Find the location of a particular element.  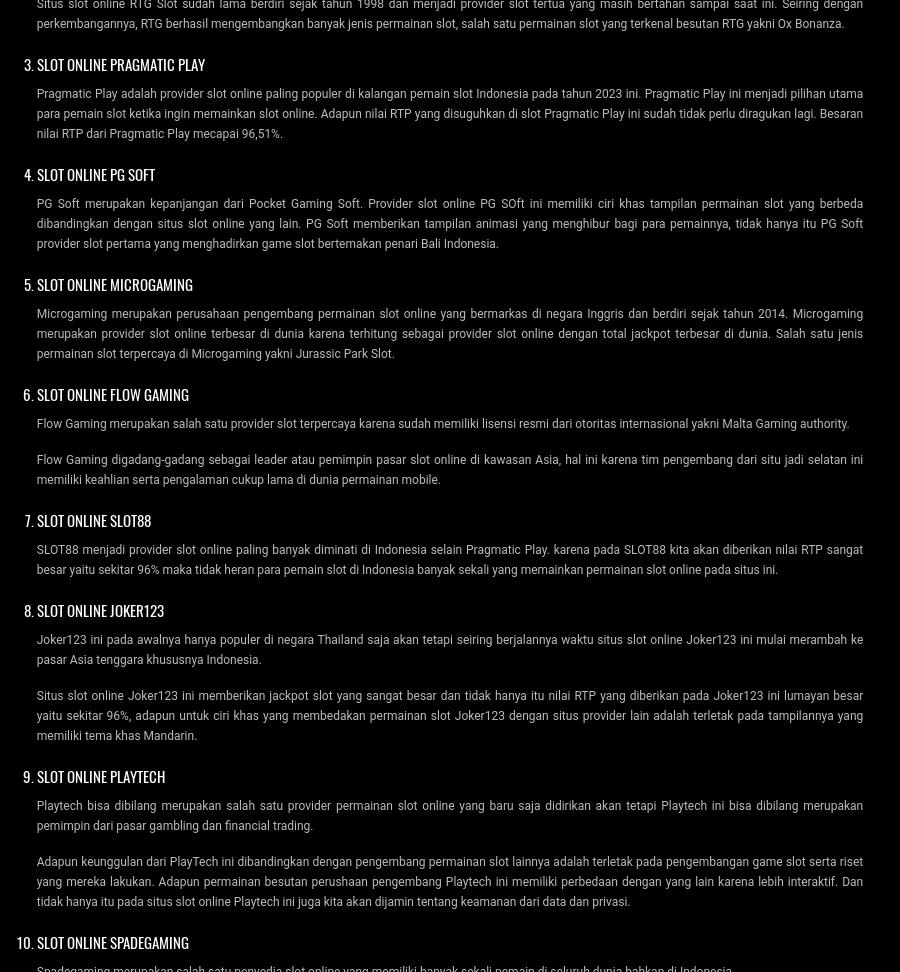

'Situs slot online Joker123 ini memberikan jackpot slot yang sangat besar dan tidak hanya itu nilai RTP yang diberikan pada Joker123 ini lumayan besar yaitu sekitar 96%, adapun untuk ciri khas yang membedakan permainan slot Joker123 dengan situs provider lain adalah terletak pada tampilannya yang memiliki tema khas Mandarin.' is located at coordinates (449, 714).